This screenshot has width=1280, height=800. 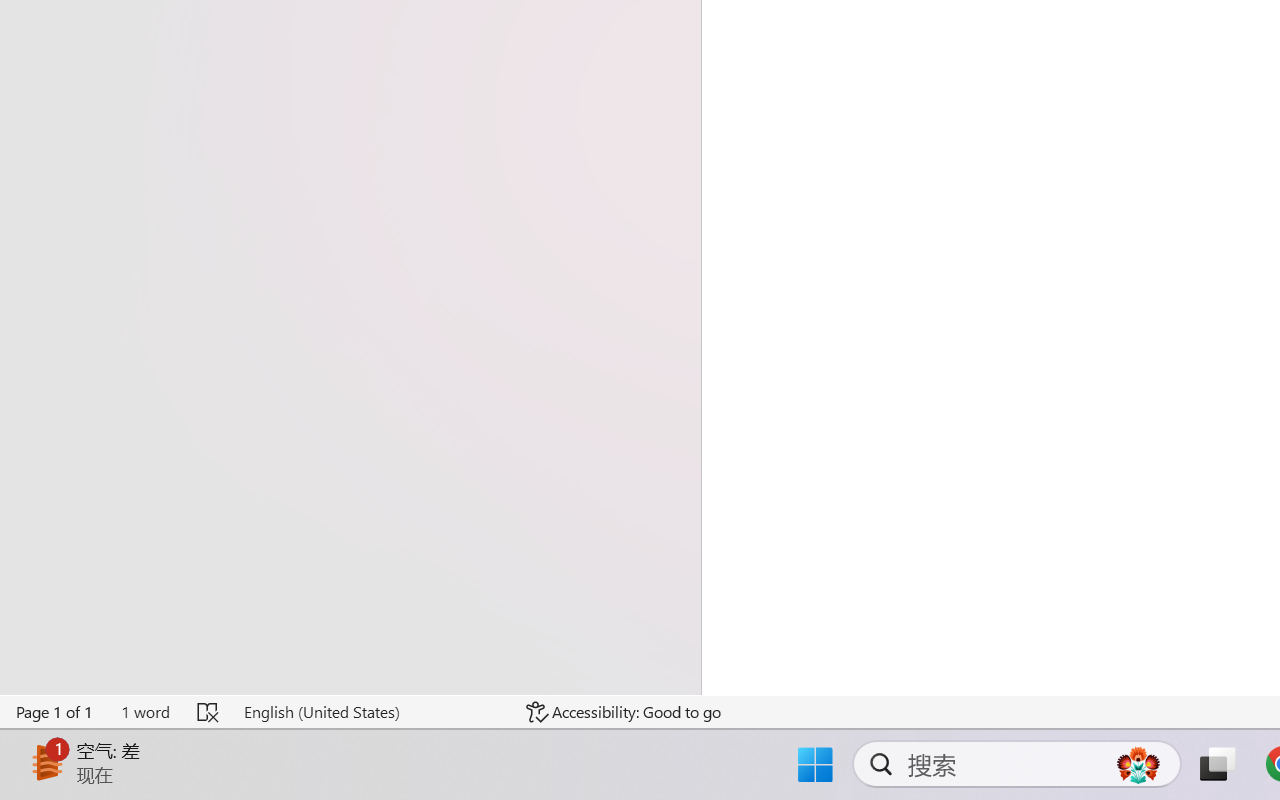 What do you see at coordinates (209, 711) in the screenshot?
I see `'Spelling and Grammar Check Errors'` at bounding box center [209, 711].